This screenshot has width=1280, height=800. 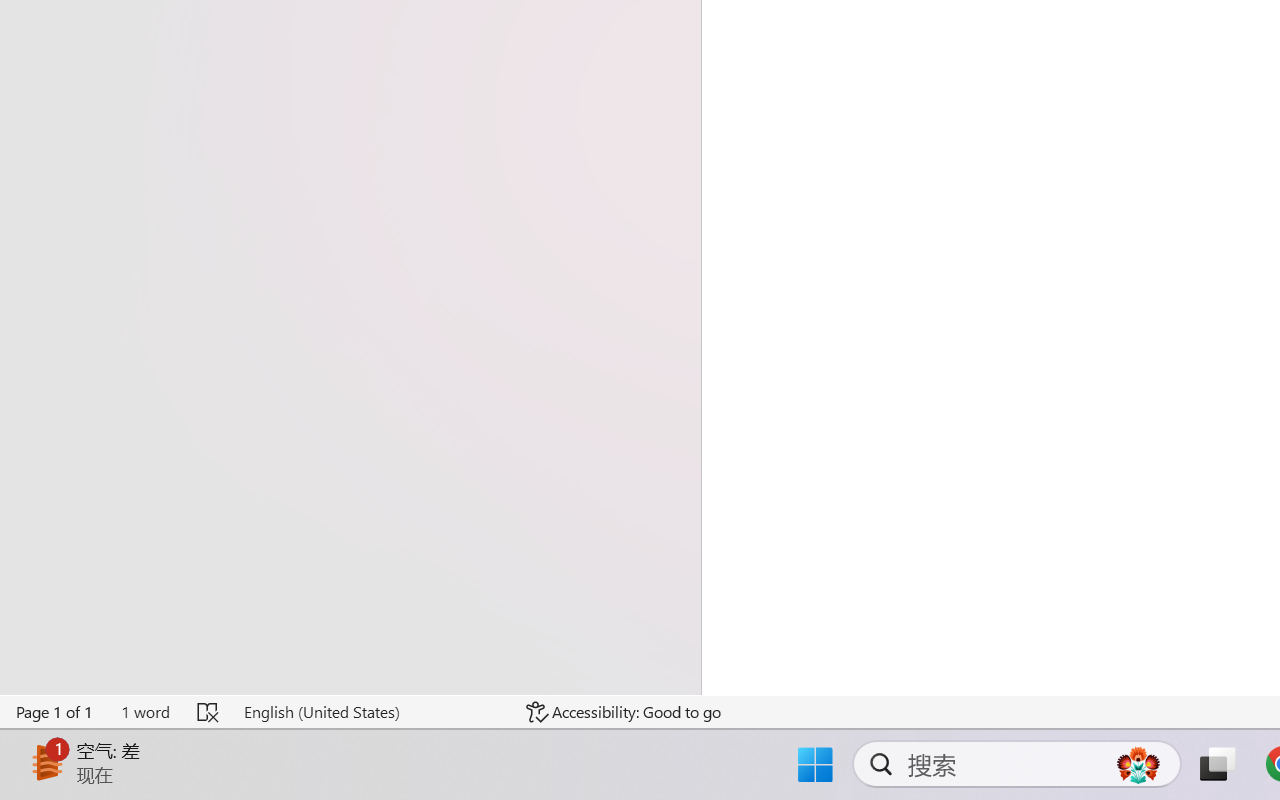 What do you see at coordinates (209, 711) in the screenshot?
I see `'Spelling and Grammar Check Errors'` at bounding box center [209, 711].